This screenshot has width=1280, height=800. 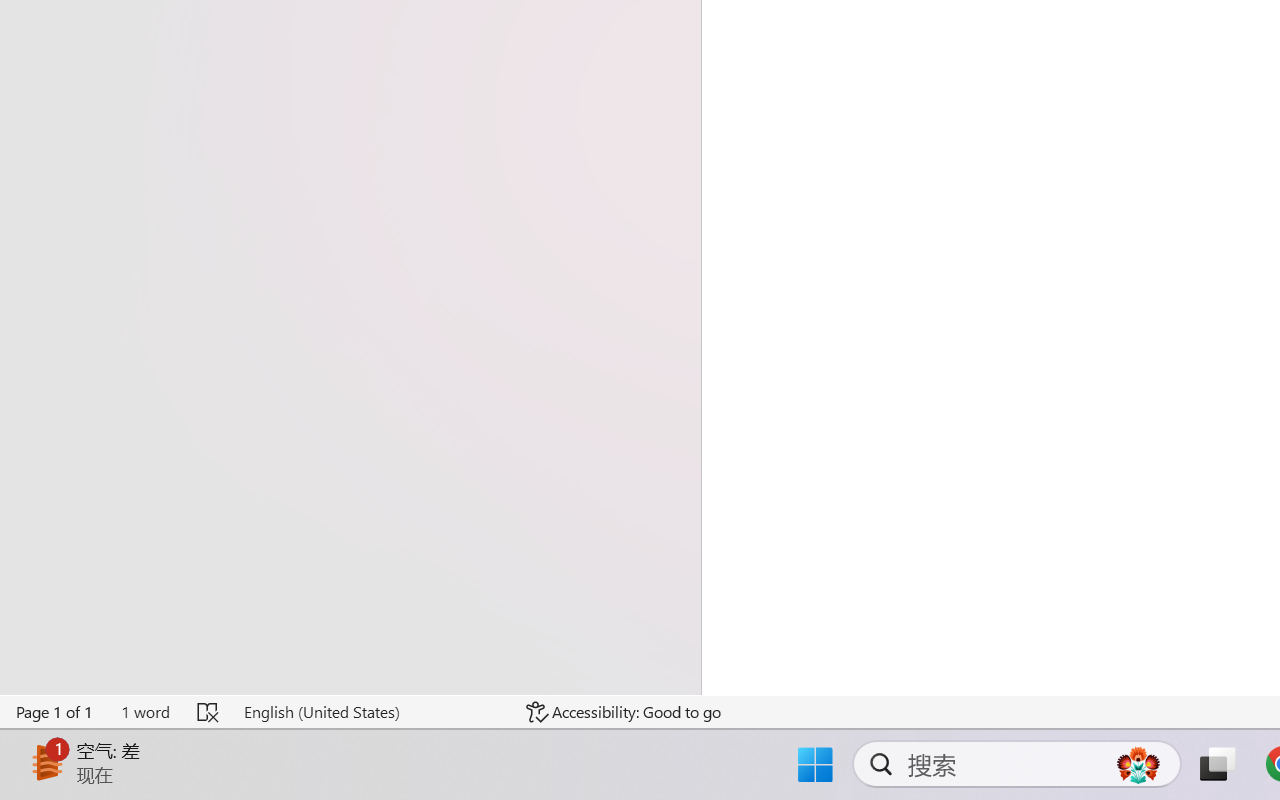 What do you see at coordinates (209, 711) in the screenshot?
I see `'Spelling and Grammar Check Errors'` at bounding box center [209, 711].